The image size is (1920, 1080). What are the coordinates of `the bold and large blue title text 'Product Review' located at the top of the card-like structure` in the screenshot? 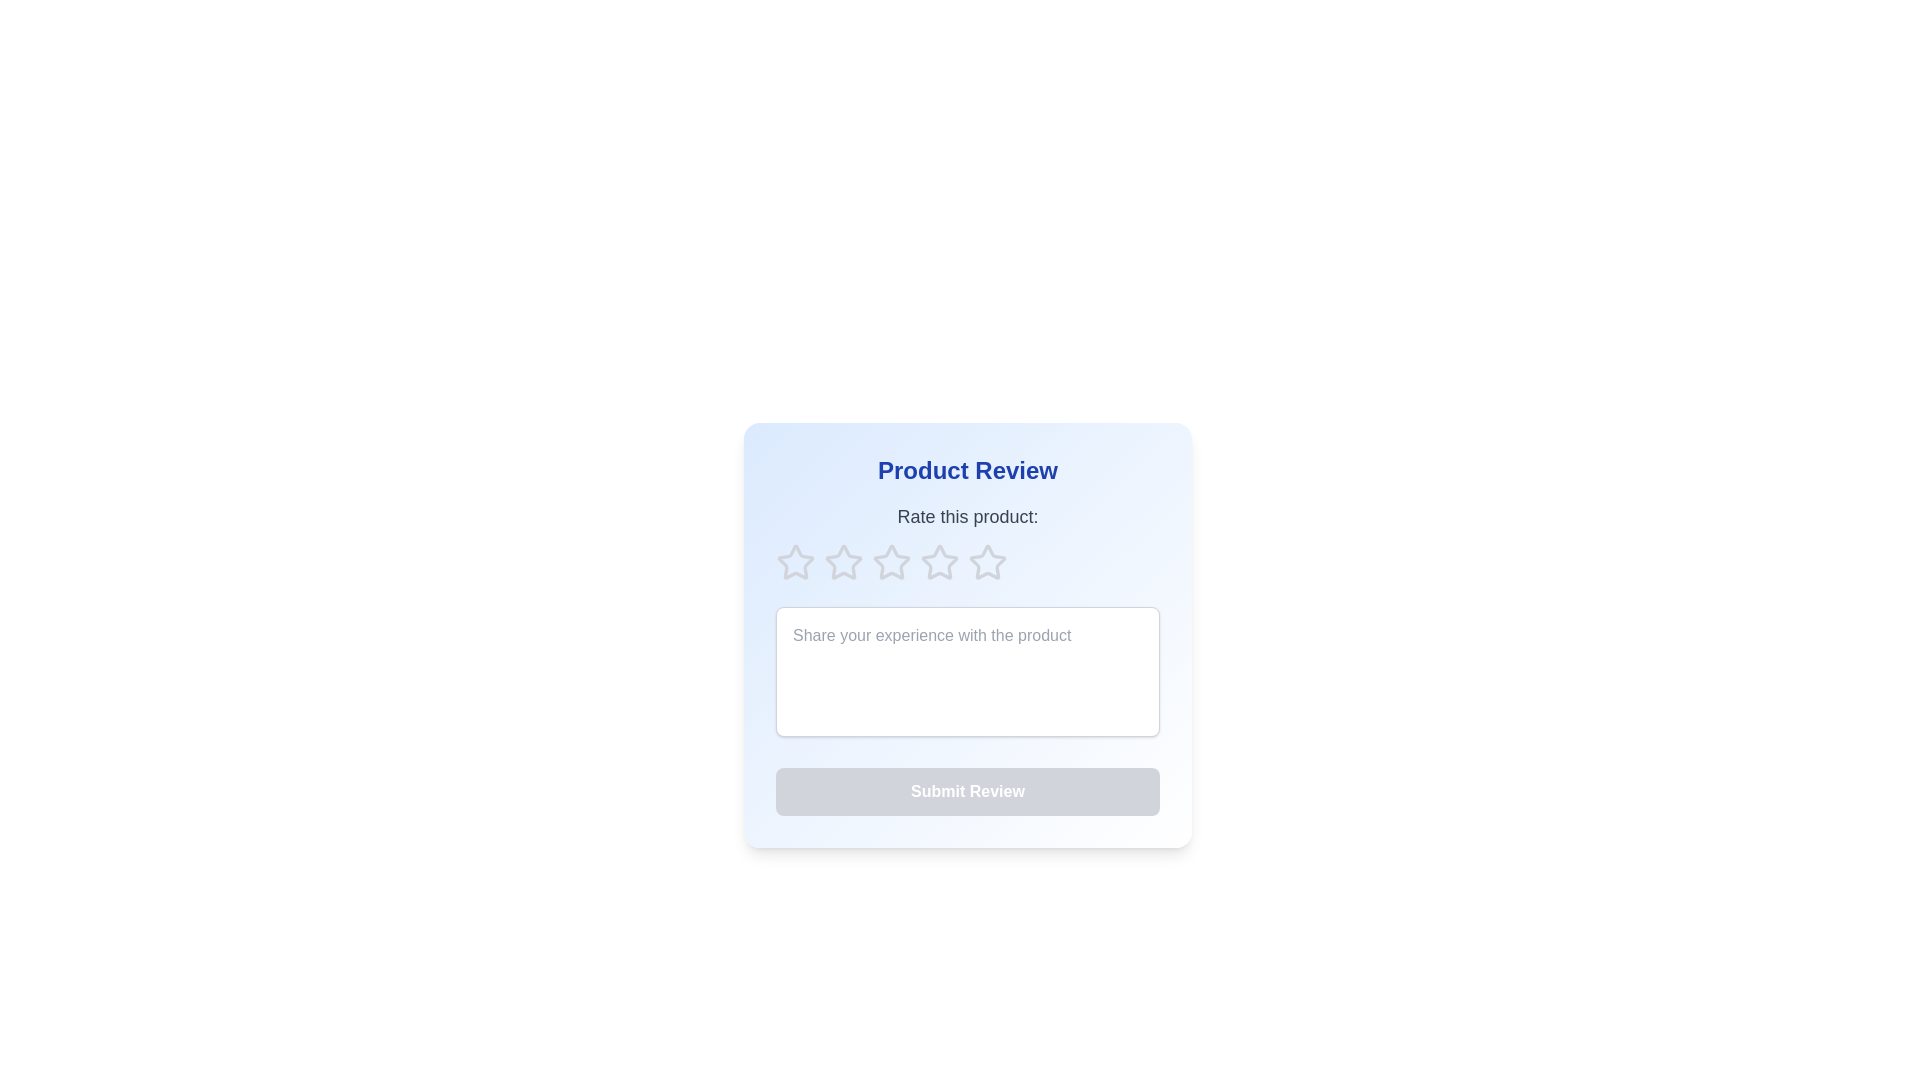 It's located at (968, 470).